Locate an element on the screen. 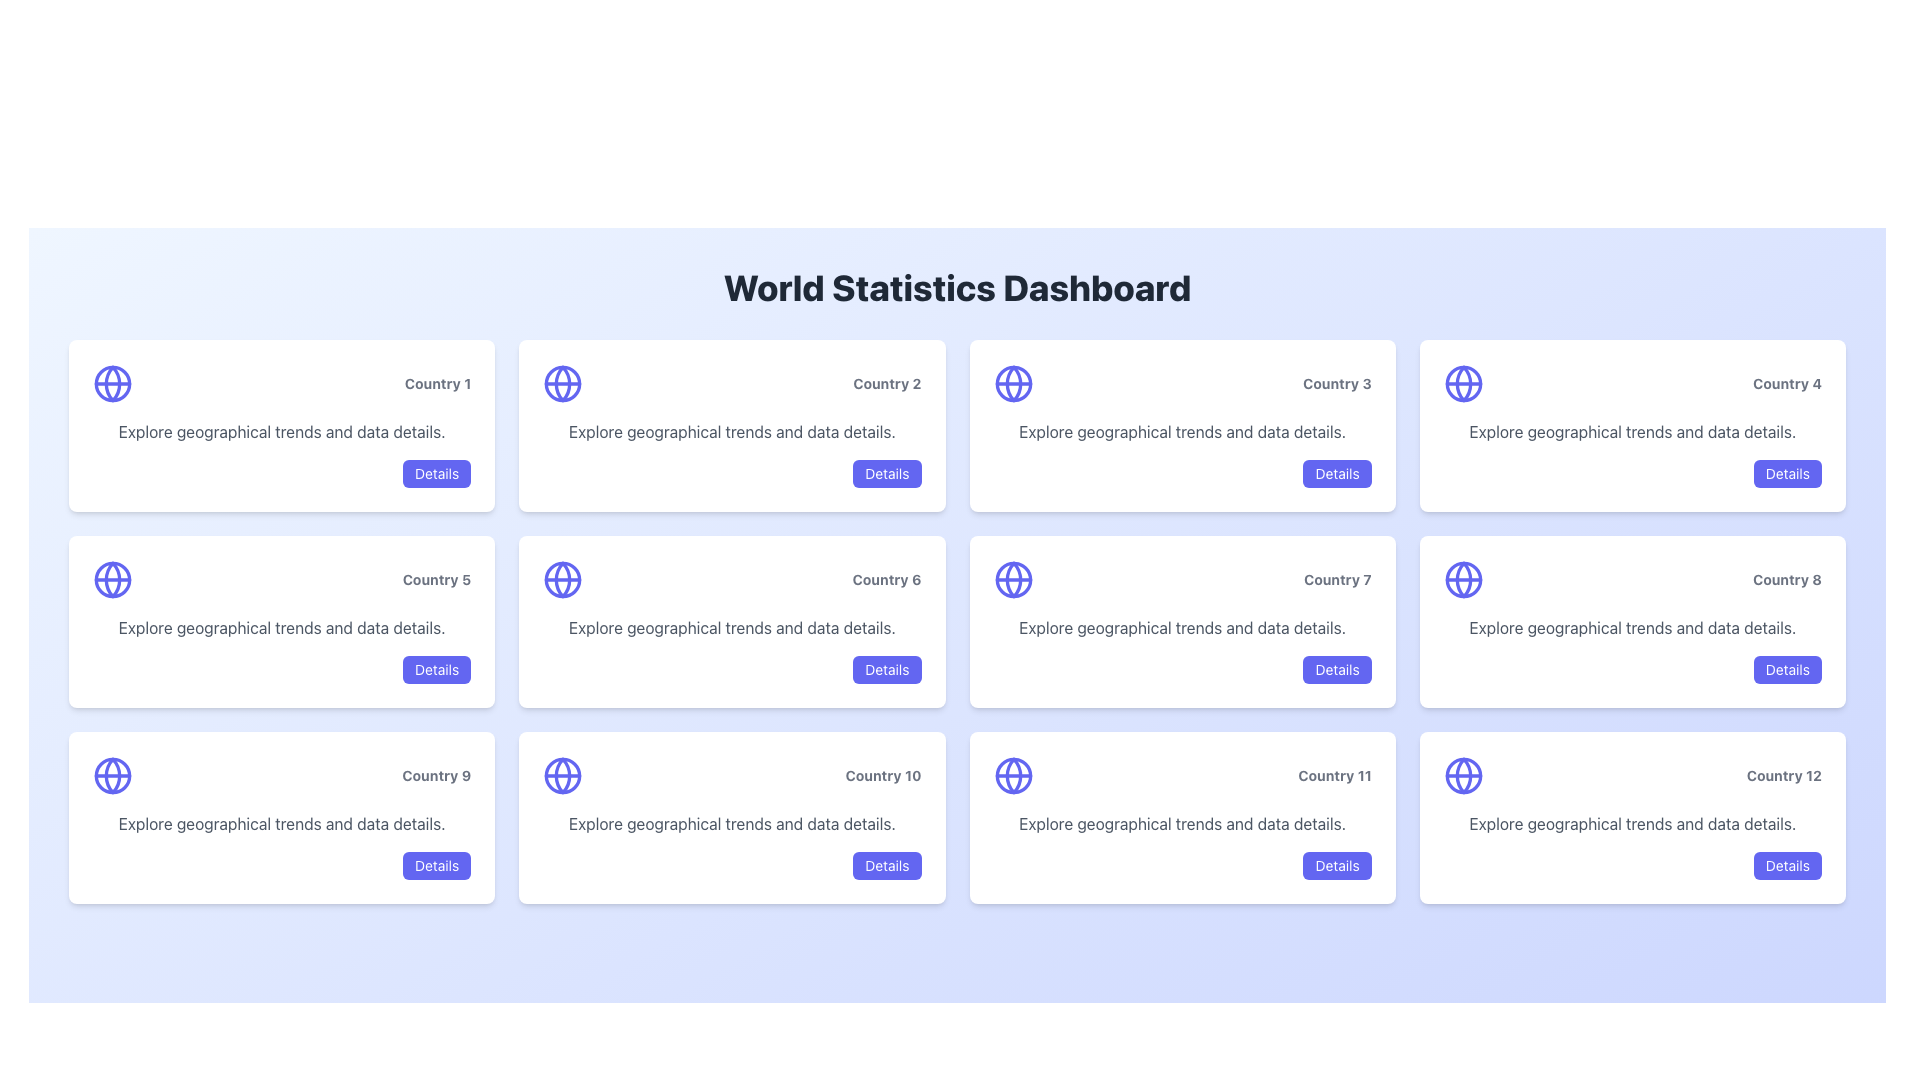  the button designed to navigate to detailed information regarding 'Country 11', which is the sixth button from the left in the fourth row of a grid is located at coordinates (1337, 865).